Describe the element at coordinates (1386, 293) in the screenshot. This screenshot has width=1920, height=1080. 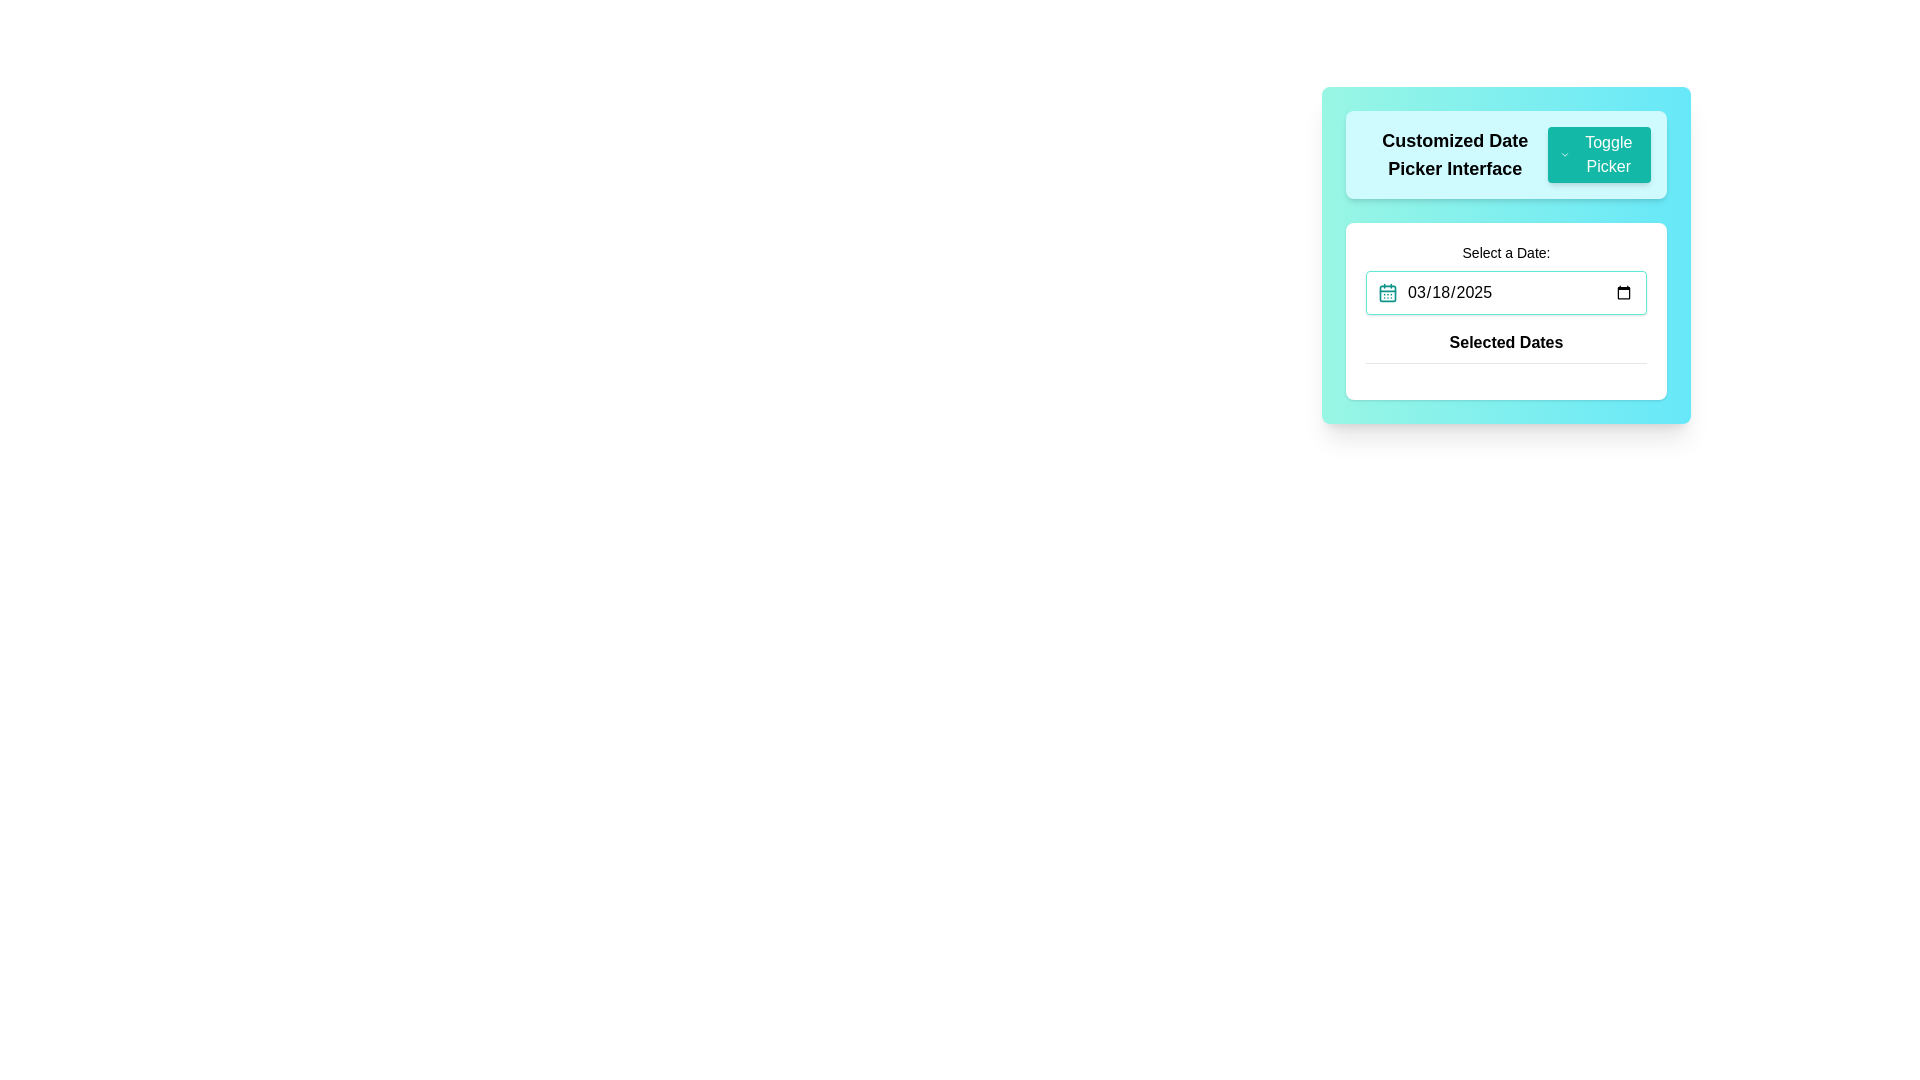
I see `the teal calendar icon located to the left inside the input field of the date picker component, below the title 'Select a Date:'` at that location.